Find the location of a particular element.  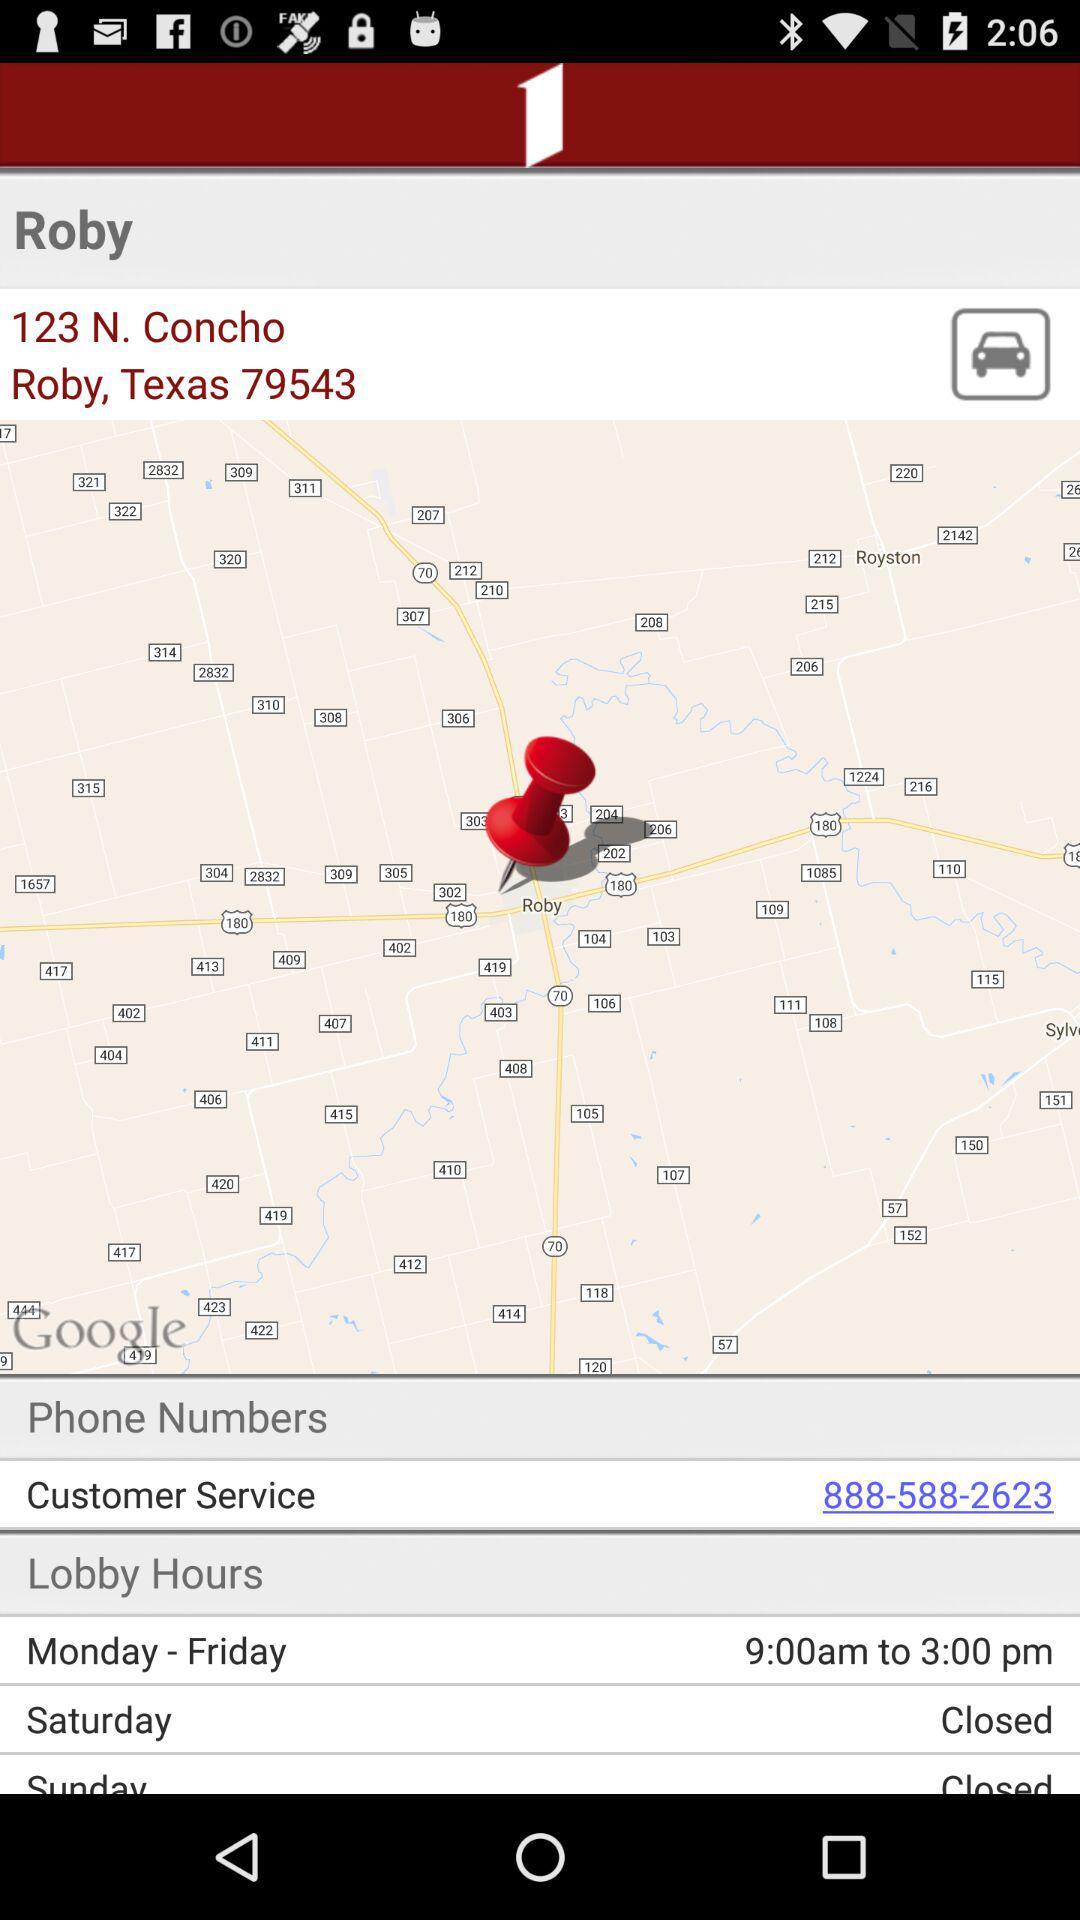

the icon next to monday - friday is located at coordinates (783, 1650).